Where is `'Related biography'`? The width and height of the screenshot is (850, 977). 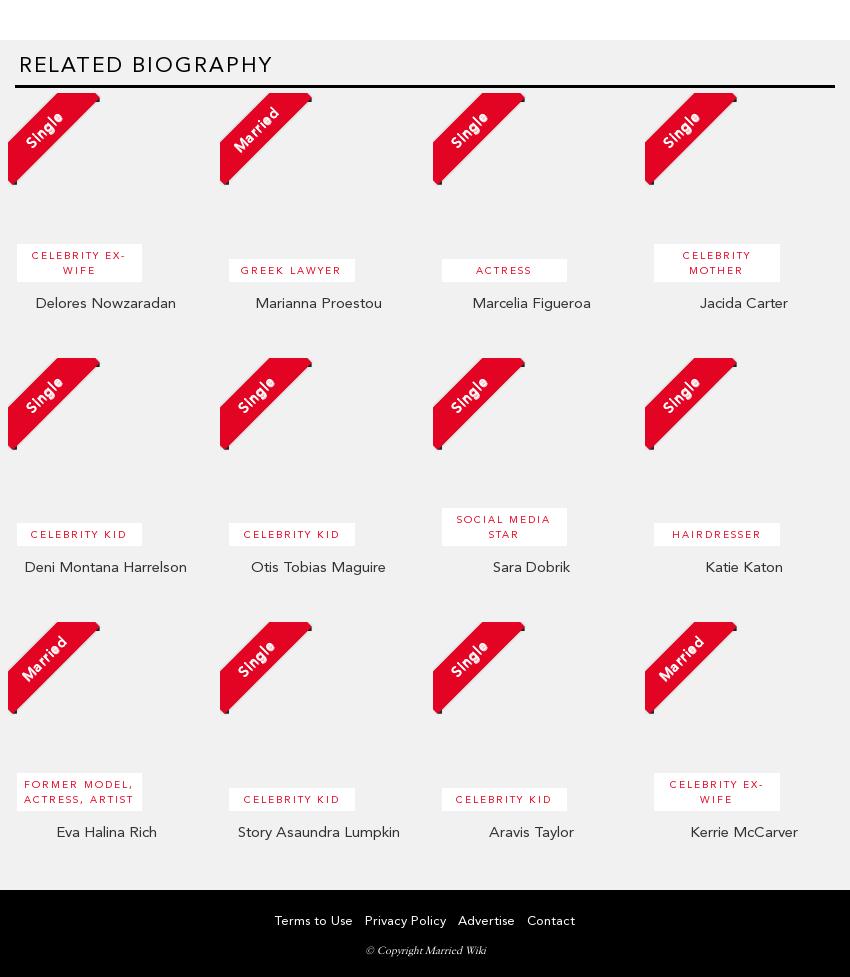 'Related biography' is located at coordinates (146, 63).